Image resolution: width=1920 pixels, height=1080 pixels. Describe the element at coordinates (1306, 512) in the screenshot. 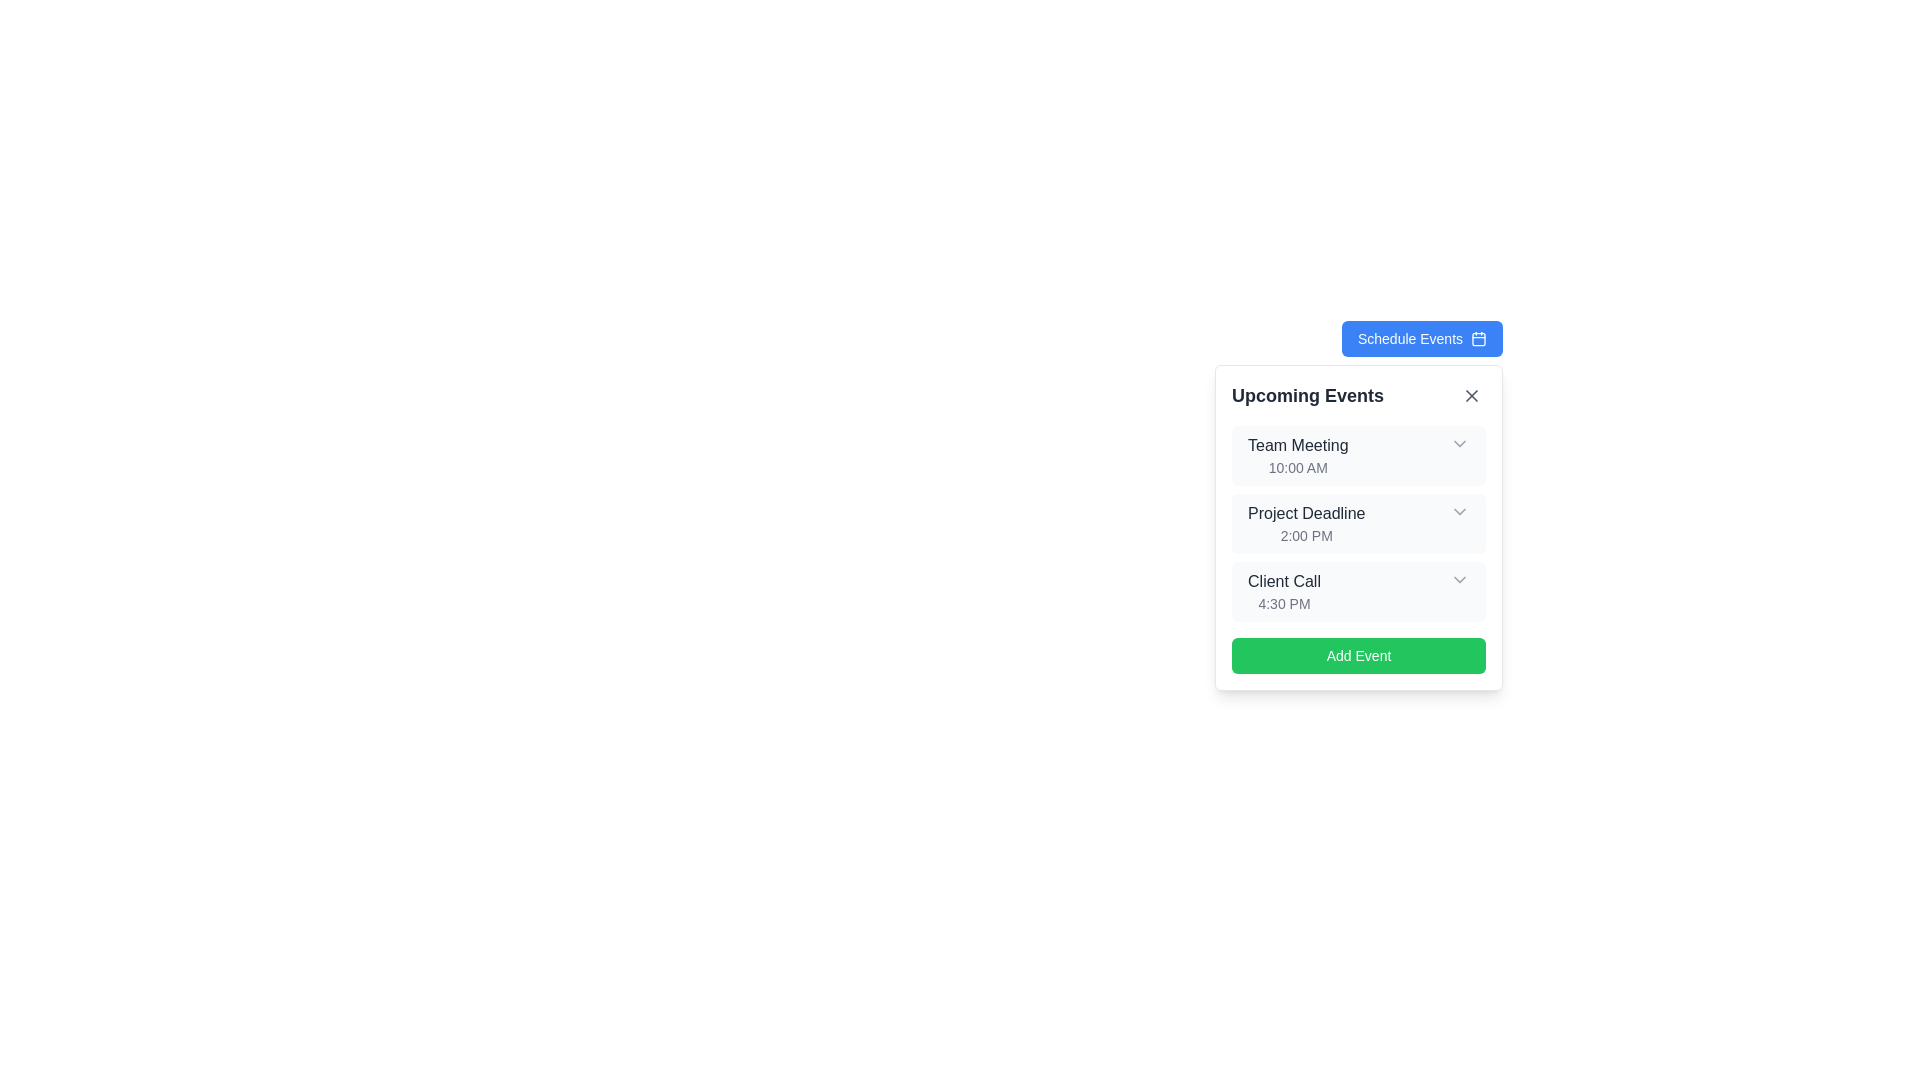

I see `title or description of the event displayed in the 'Upcoming Events' section, specifically the Text label that is the first line of the second item, positioned above the smaller-font text showing '2:00 PM'` at that location.